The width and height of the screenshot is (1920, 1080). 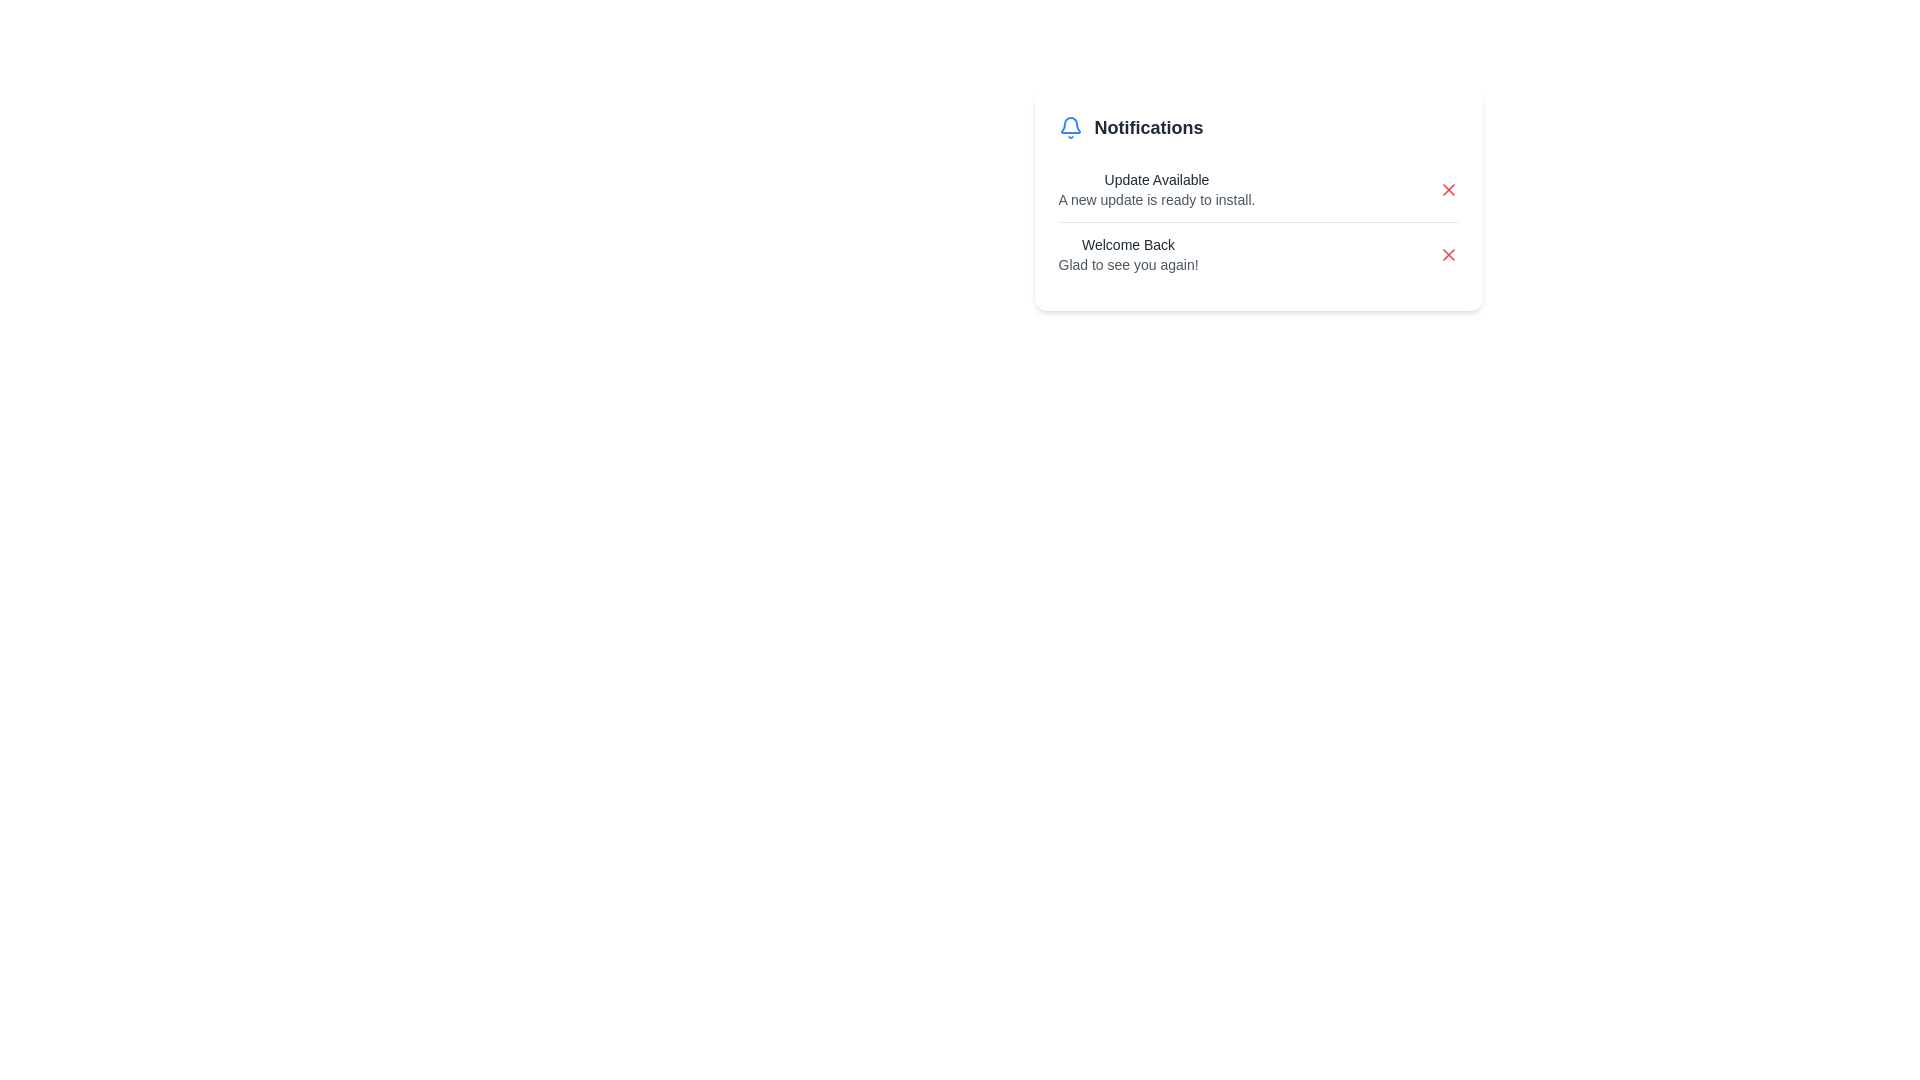 What do you see at coordinates (1069, 127) in the screenshot?
I see `the notification bell icon located to the left of the 'Notifications' label` at bounding box center [1069, 127].